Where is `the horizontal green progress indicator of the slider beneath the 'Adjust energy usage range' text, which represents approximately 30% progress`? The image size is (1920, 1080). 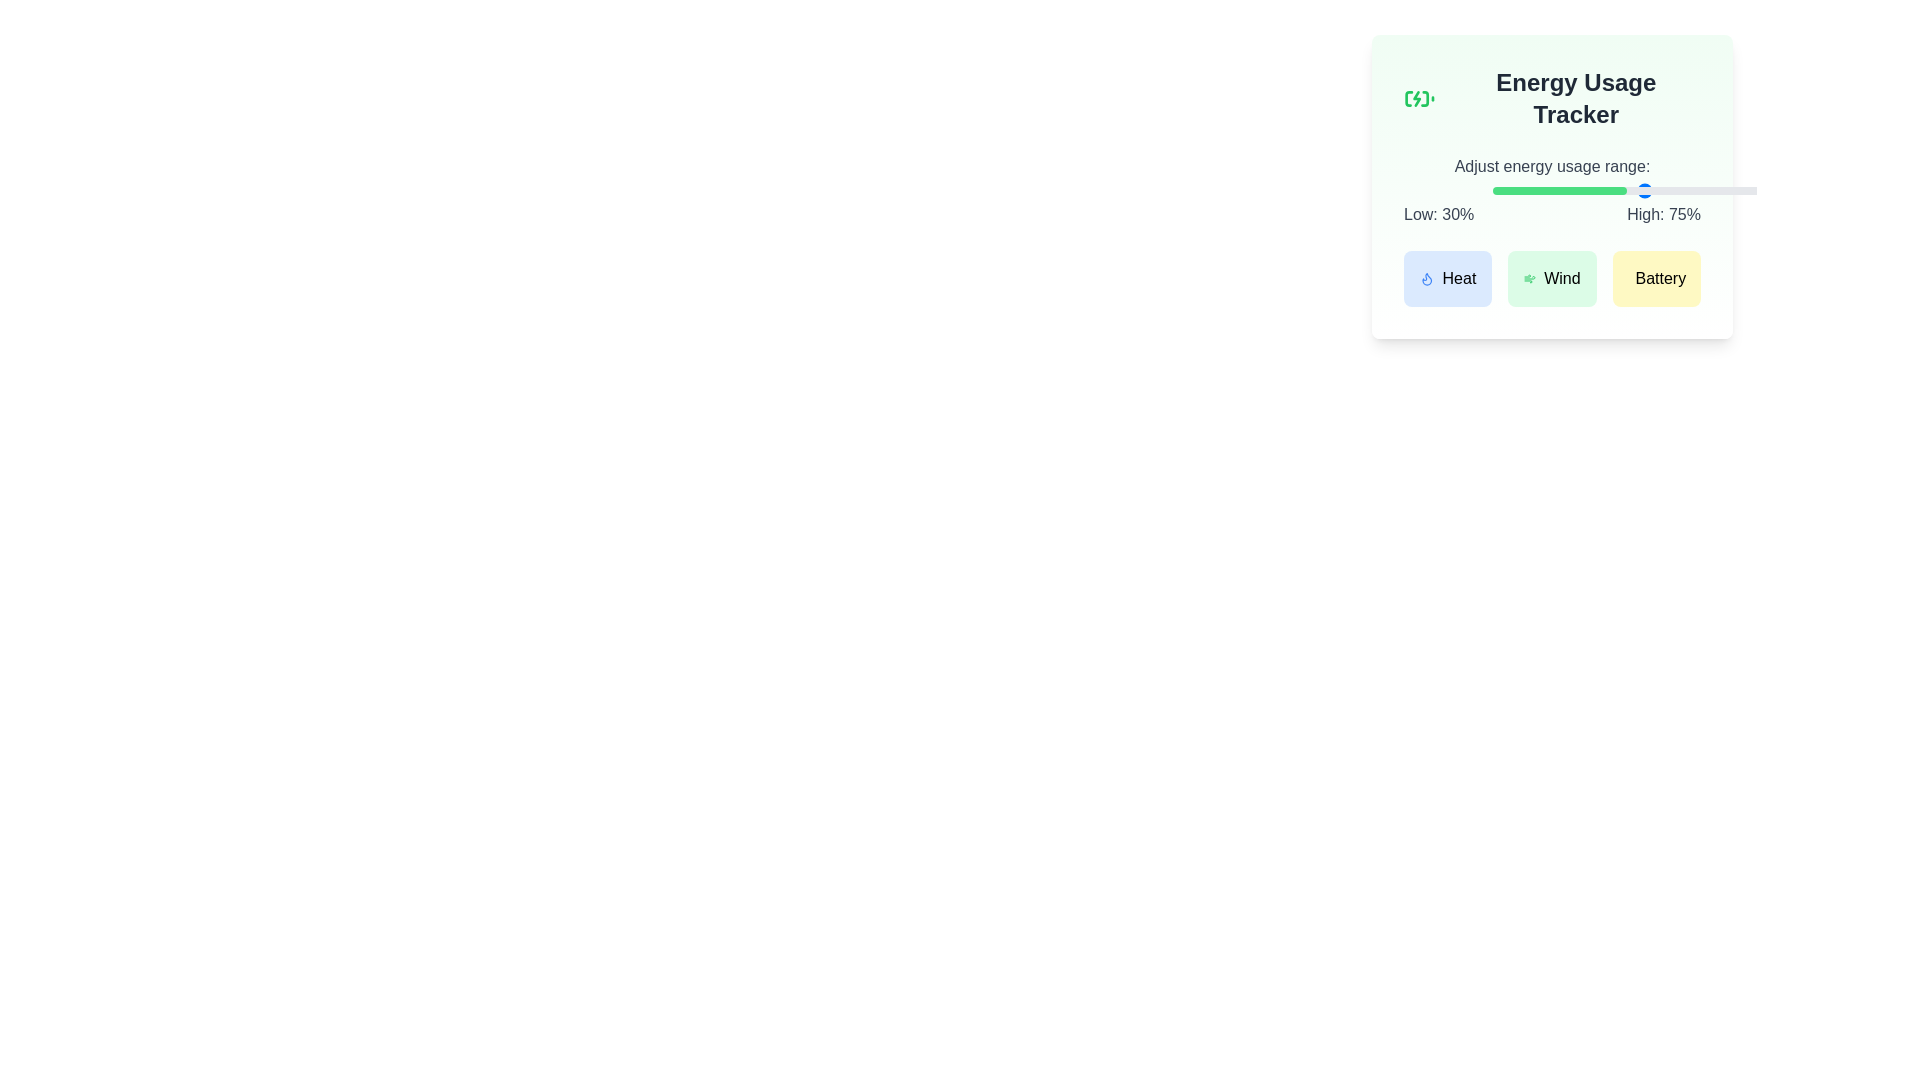
the horizontal green progress indicator of the slider beneath the 'Adjust energy usage range' text, which represents approximately 30% progress is located at coordinates (1559, 191).